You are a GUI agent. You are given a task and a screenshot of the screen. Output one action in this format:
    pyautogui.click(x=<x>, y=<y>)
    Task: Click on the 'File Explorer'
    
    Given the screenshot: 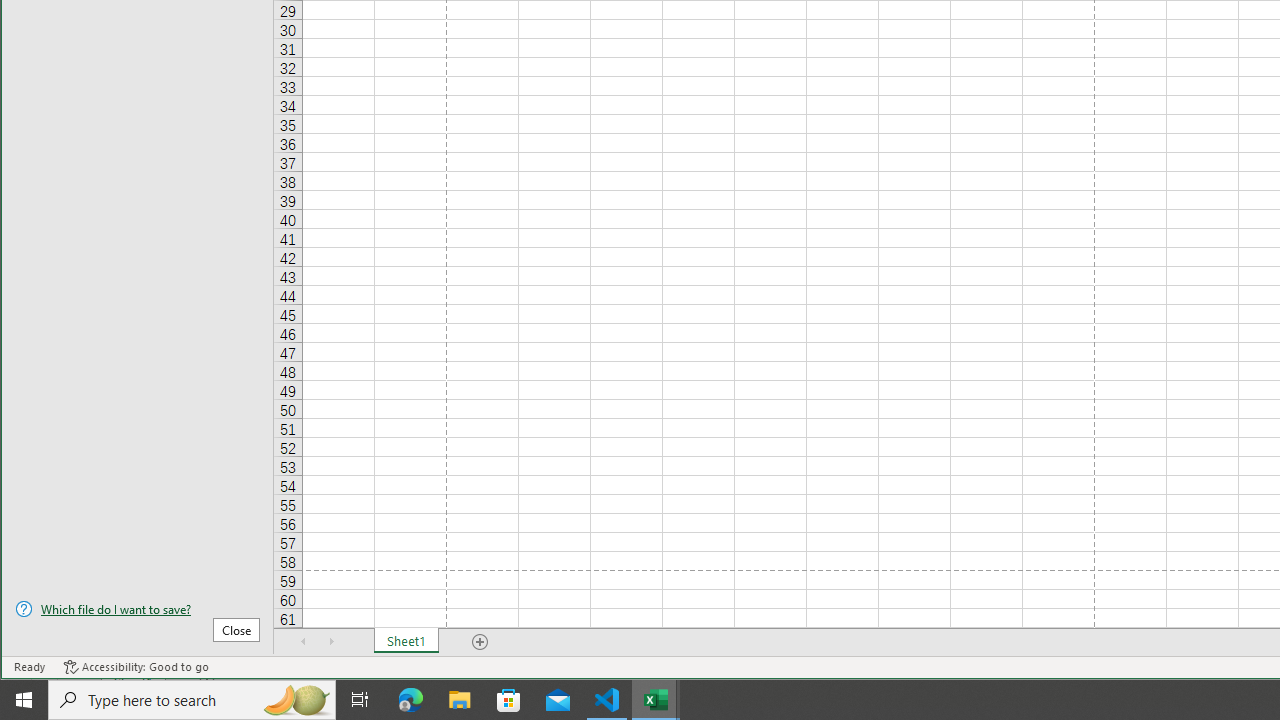 What is the action you would take?
    pyautogui.click(x=459, y=698)
    